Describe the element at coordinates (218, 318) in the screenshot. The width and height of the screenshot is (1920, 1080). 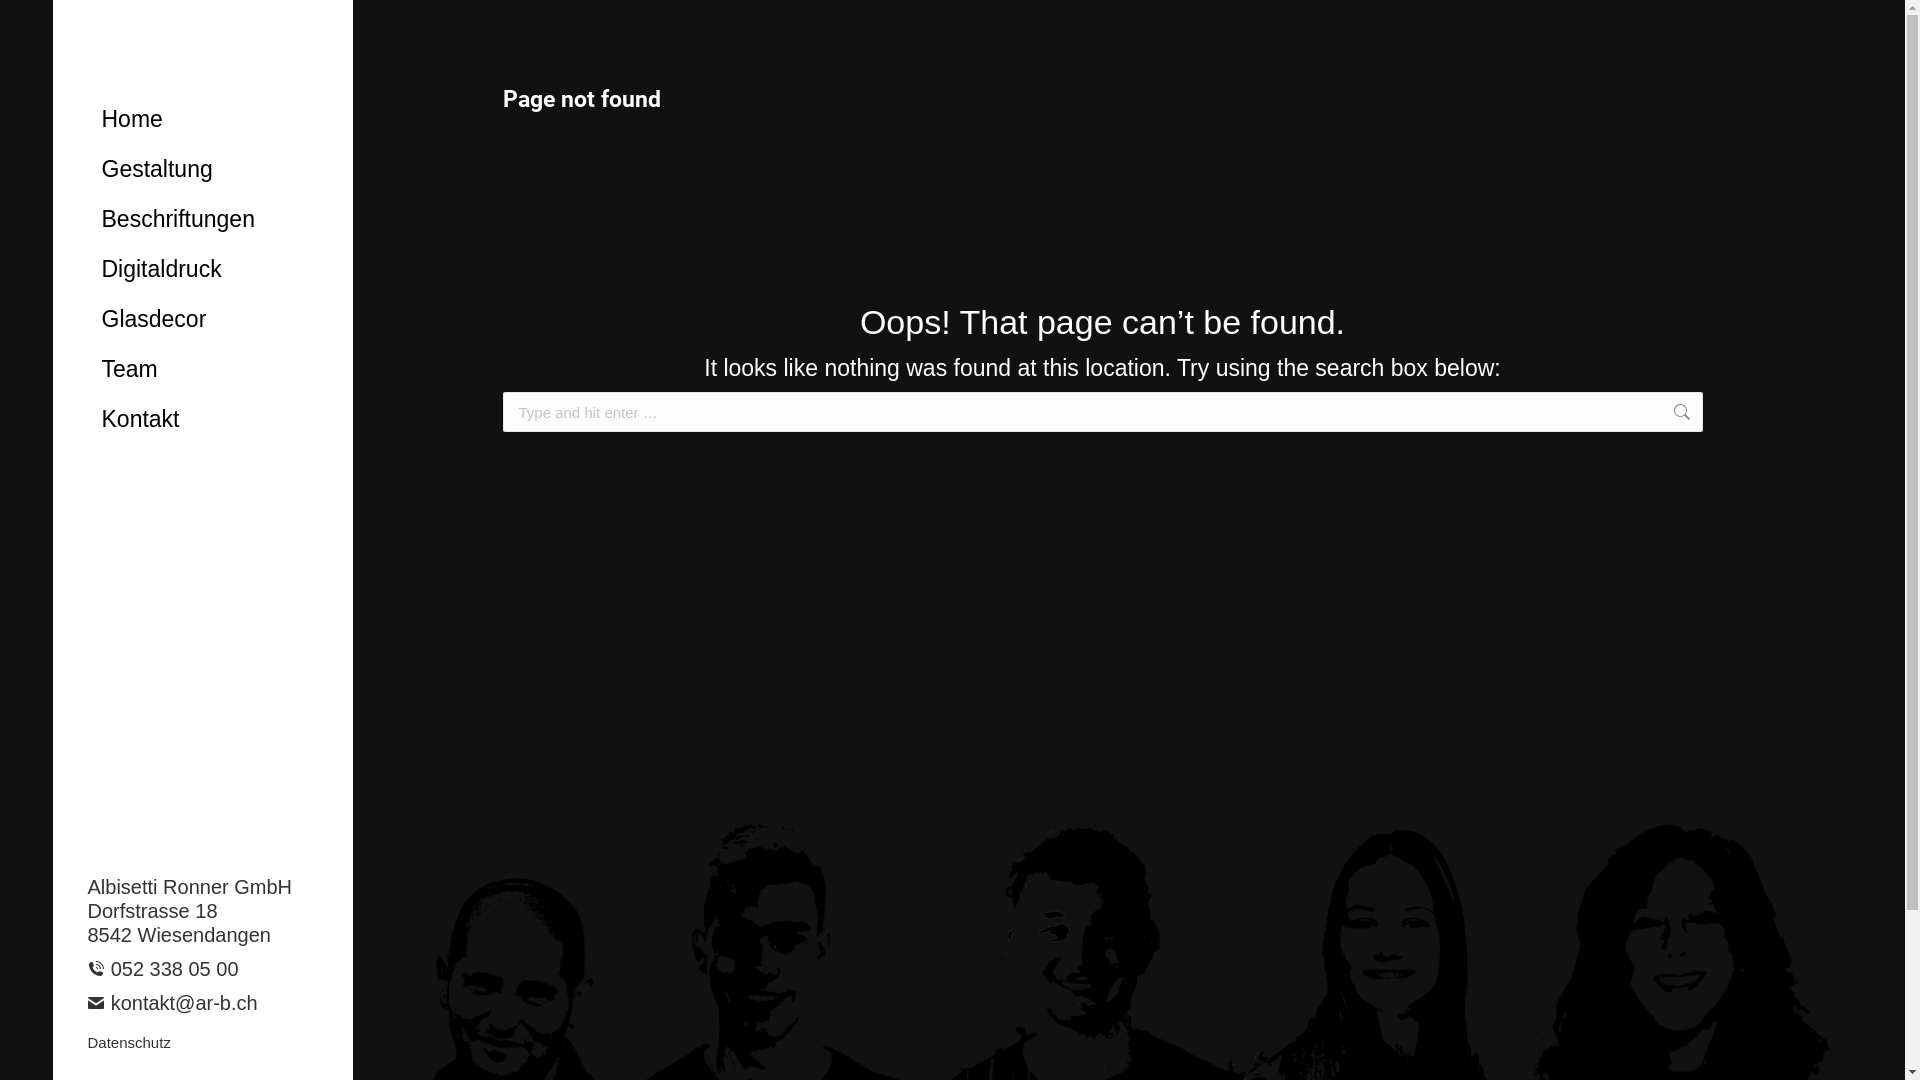
I see `'Glasdecor'` at that location.